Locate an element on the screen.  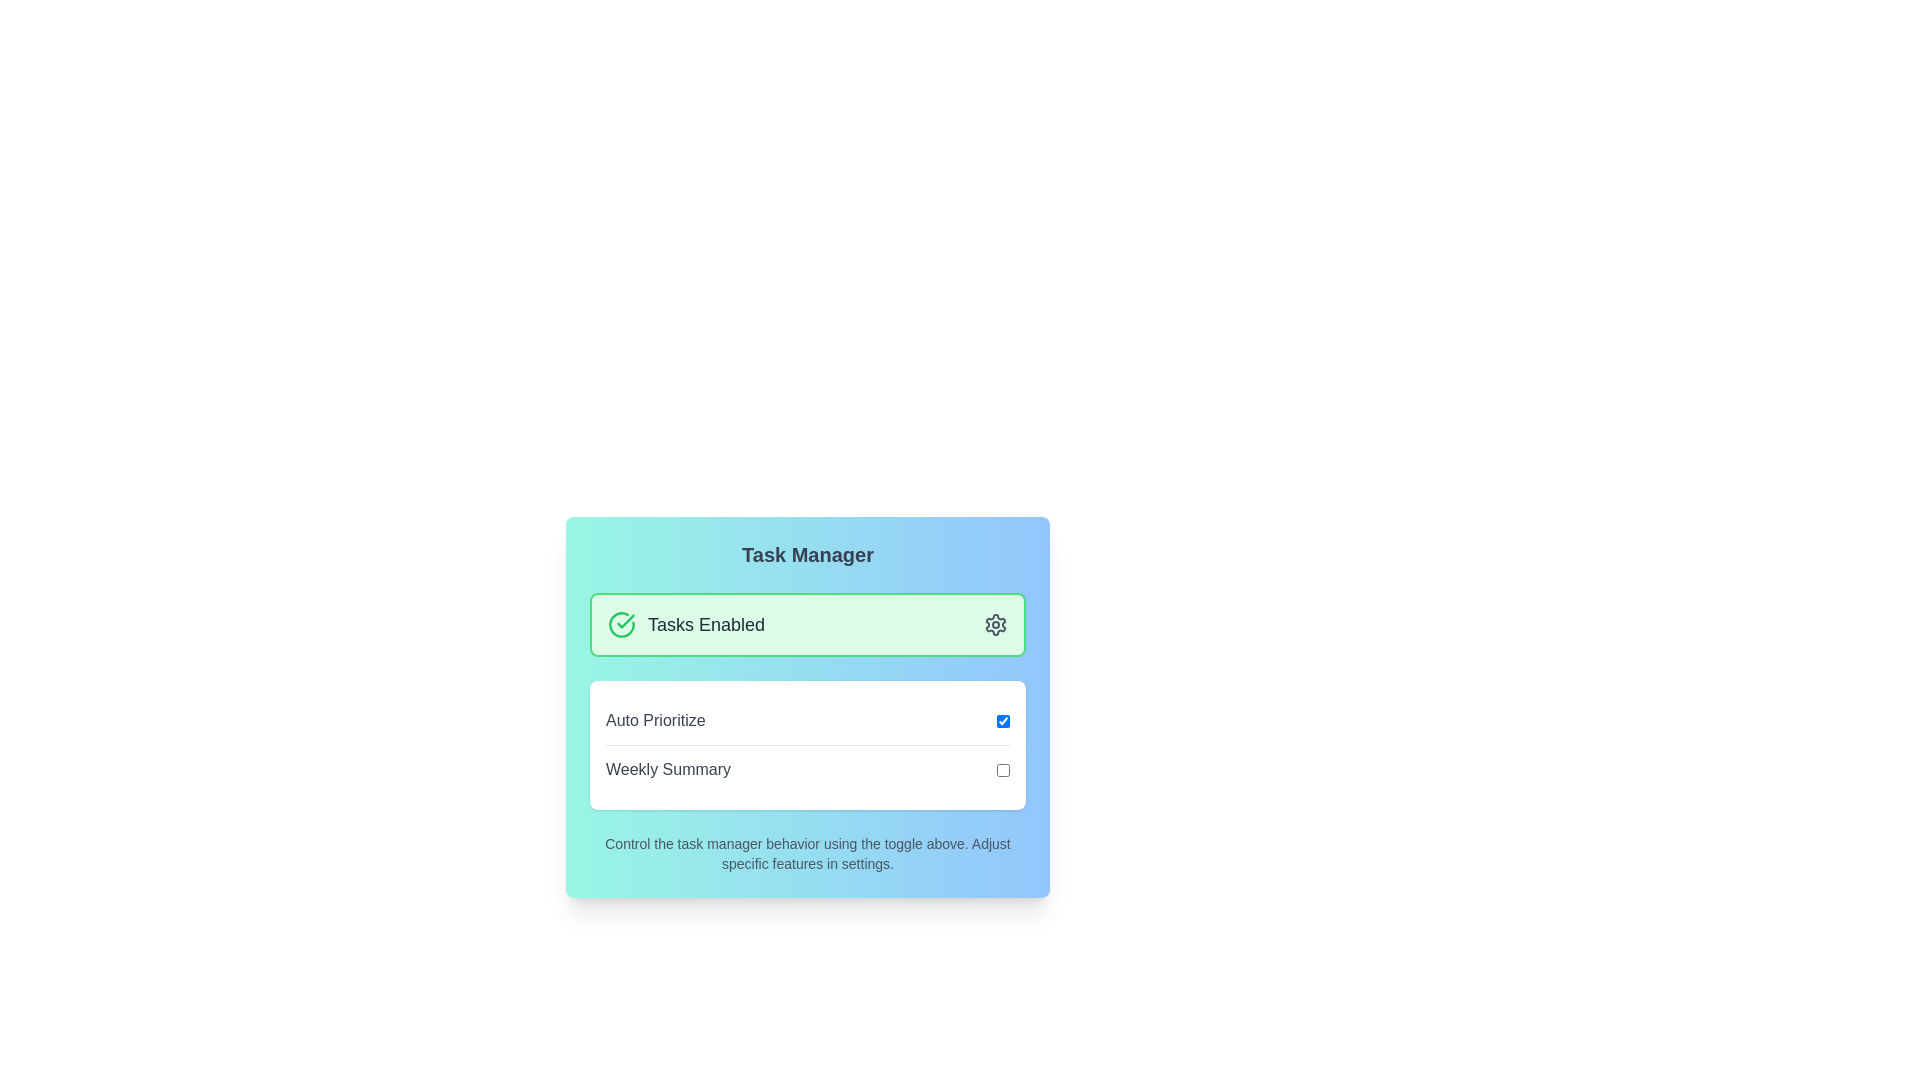
the static text label providing guidance about the task manager, located in the bottom section of the 'Task Manager' card, below the 'Weekly Summary' toggle row is located at coordinates (807, 853).